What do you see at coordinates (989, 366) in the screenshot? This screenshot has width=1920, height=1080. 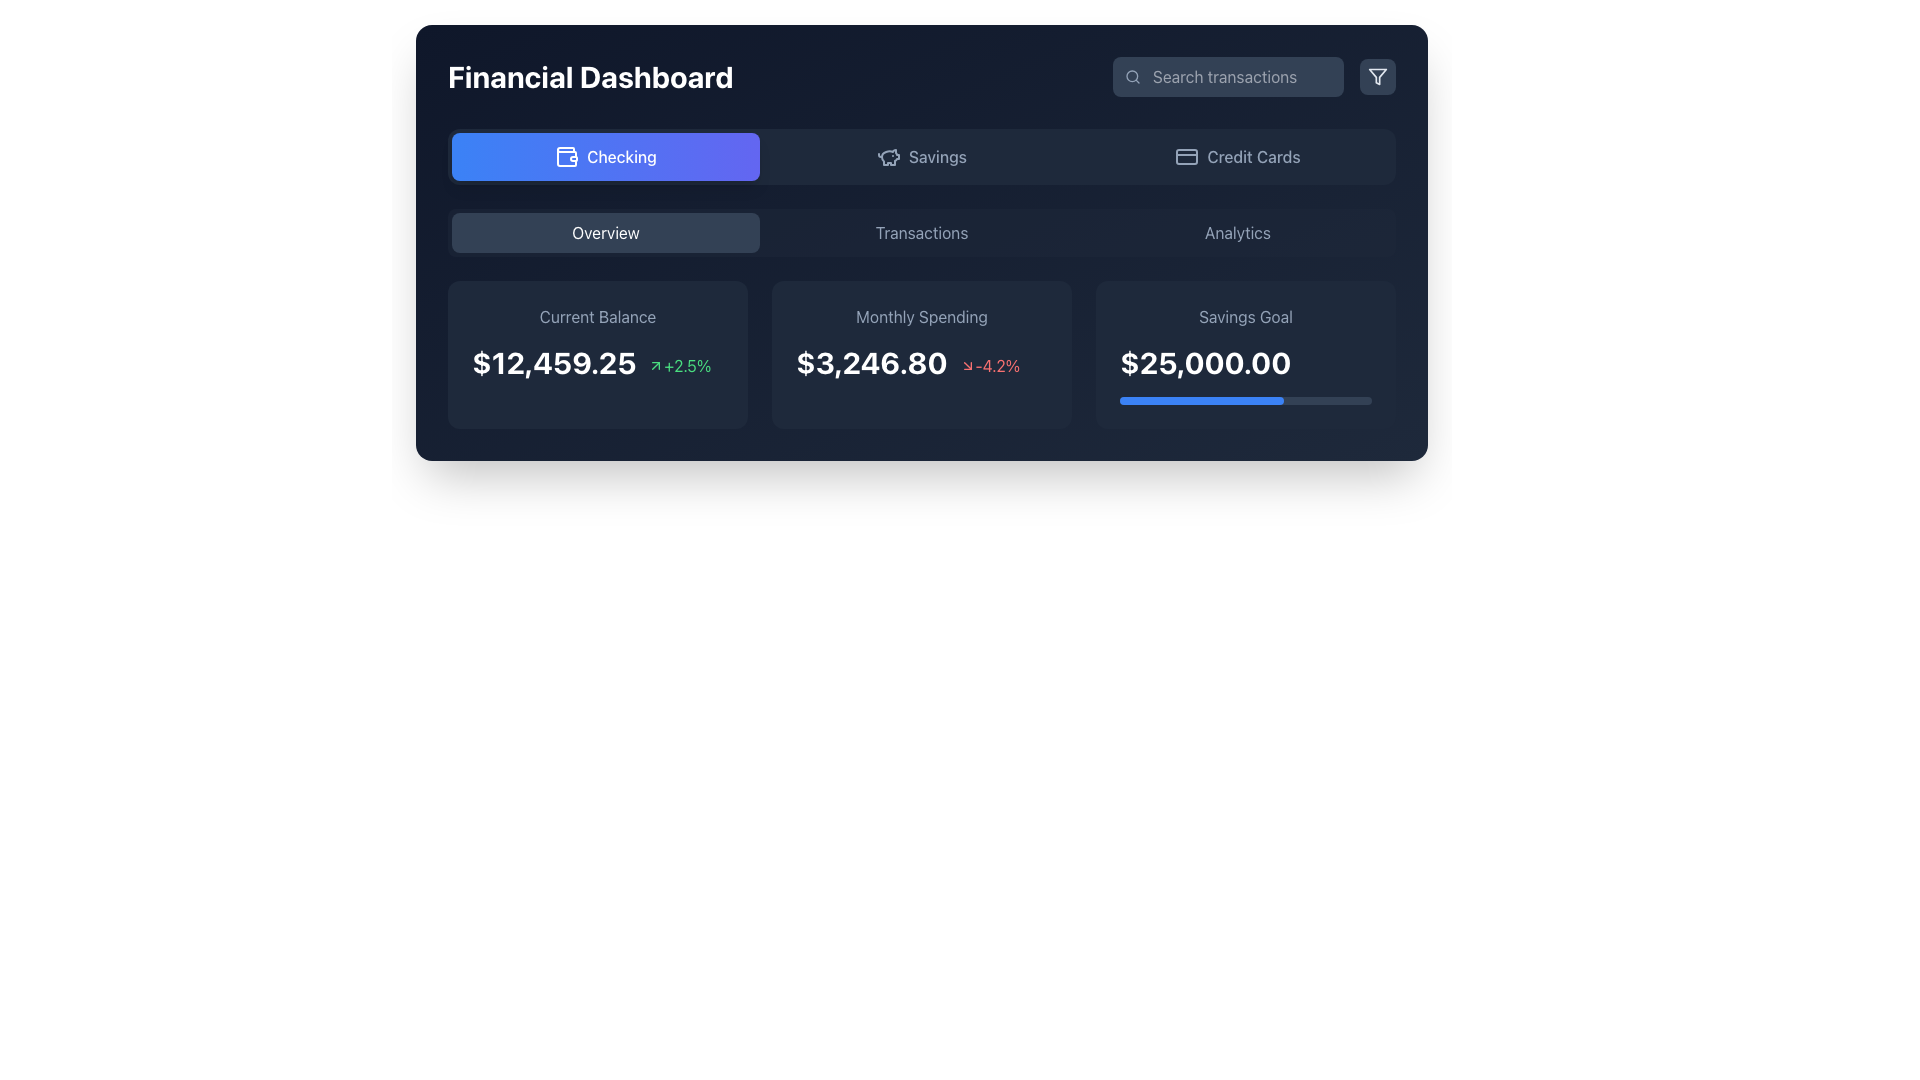 I see `the decorated text element displaying '-4.2%' with a downward red arrow icon, indicating a decrease, located in the 'Monthly Spending' section` at bounding box center [989, 366].